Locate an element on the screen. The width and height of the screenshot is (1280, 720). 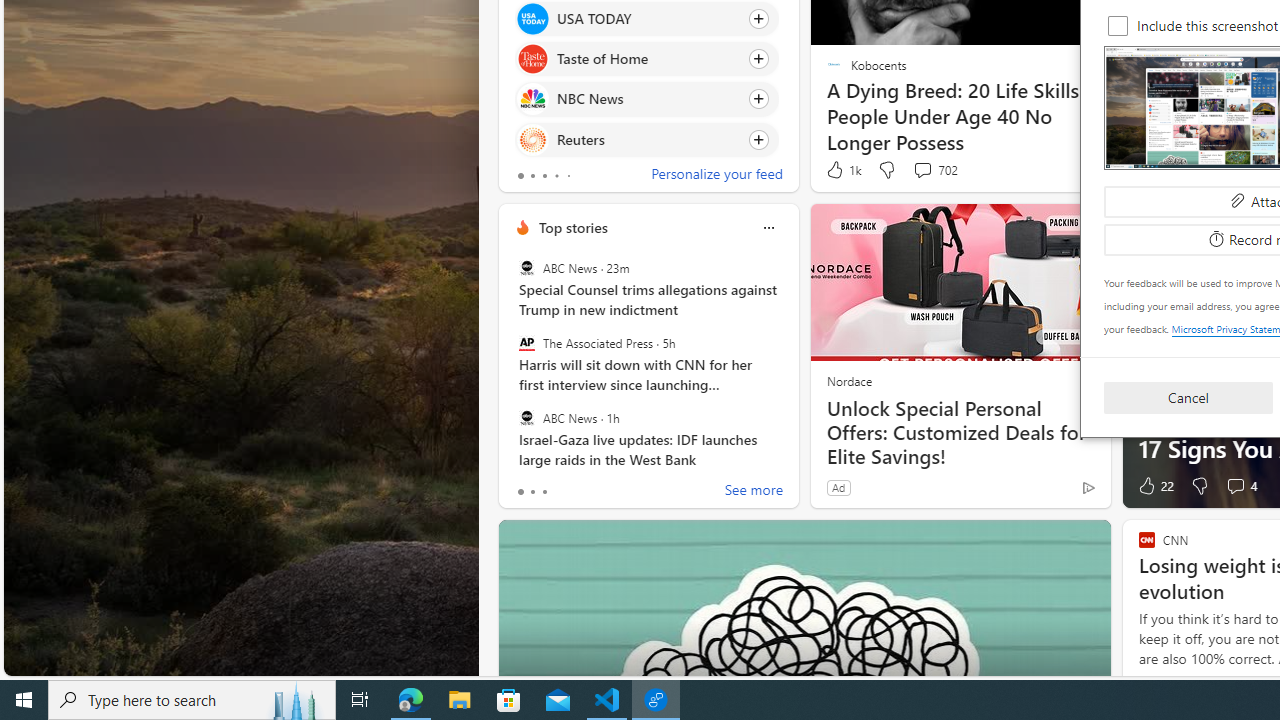
'Task View' is located at coordinates (359, 698).